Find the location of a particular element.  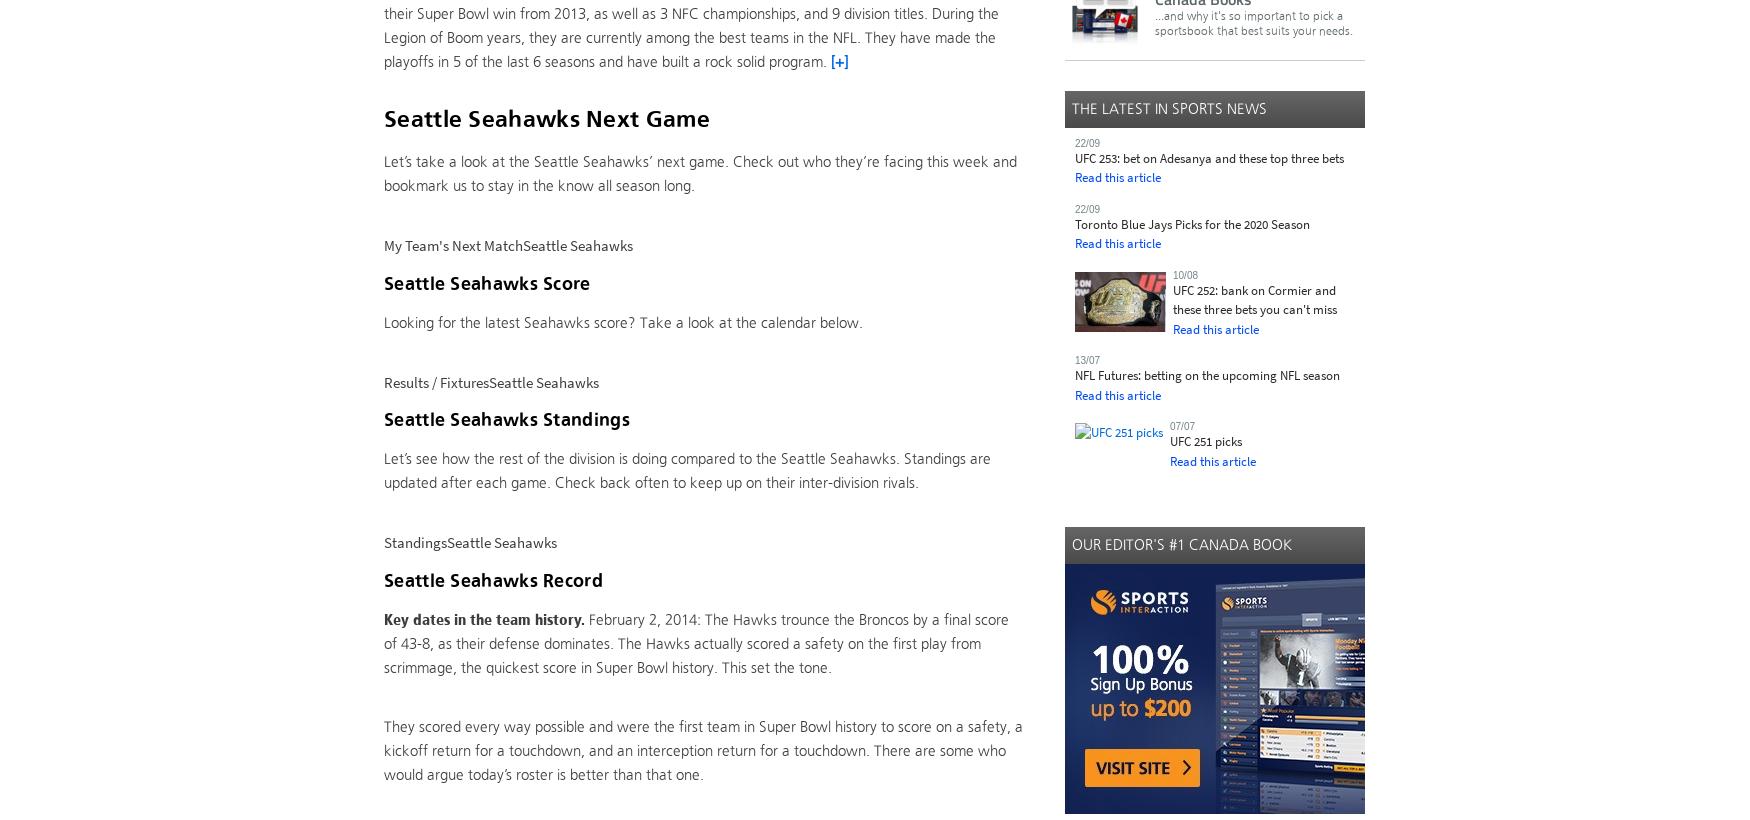

'Our Editor's #1 Canada Book' is located at coordinates (1180, 543).